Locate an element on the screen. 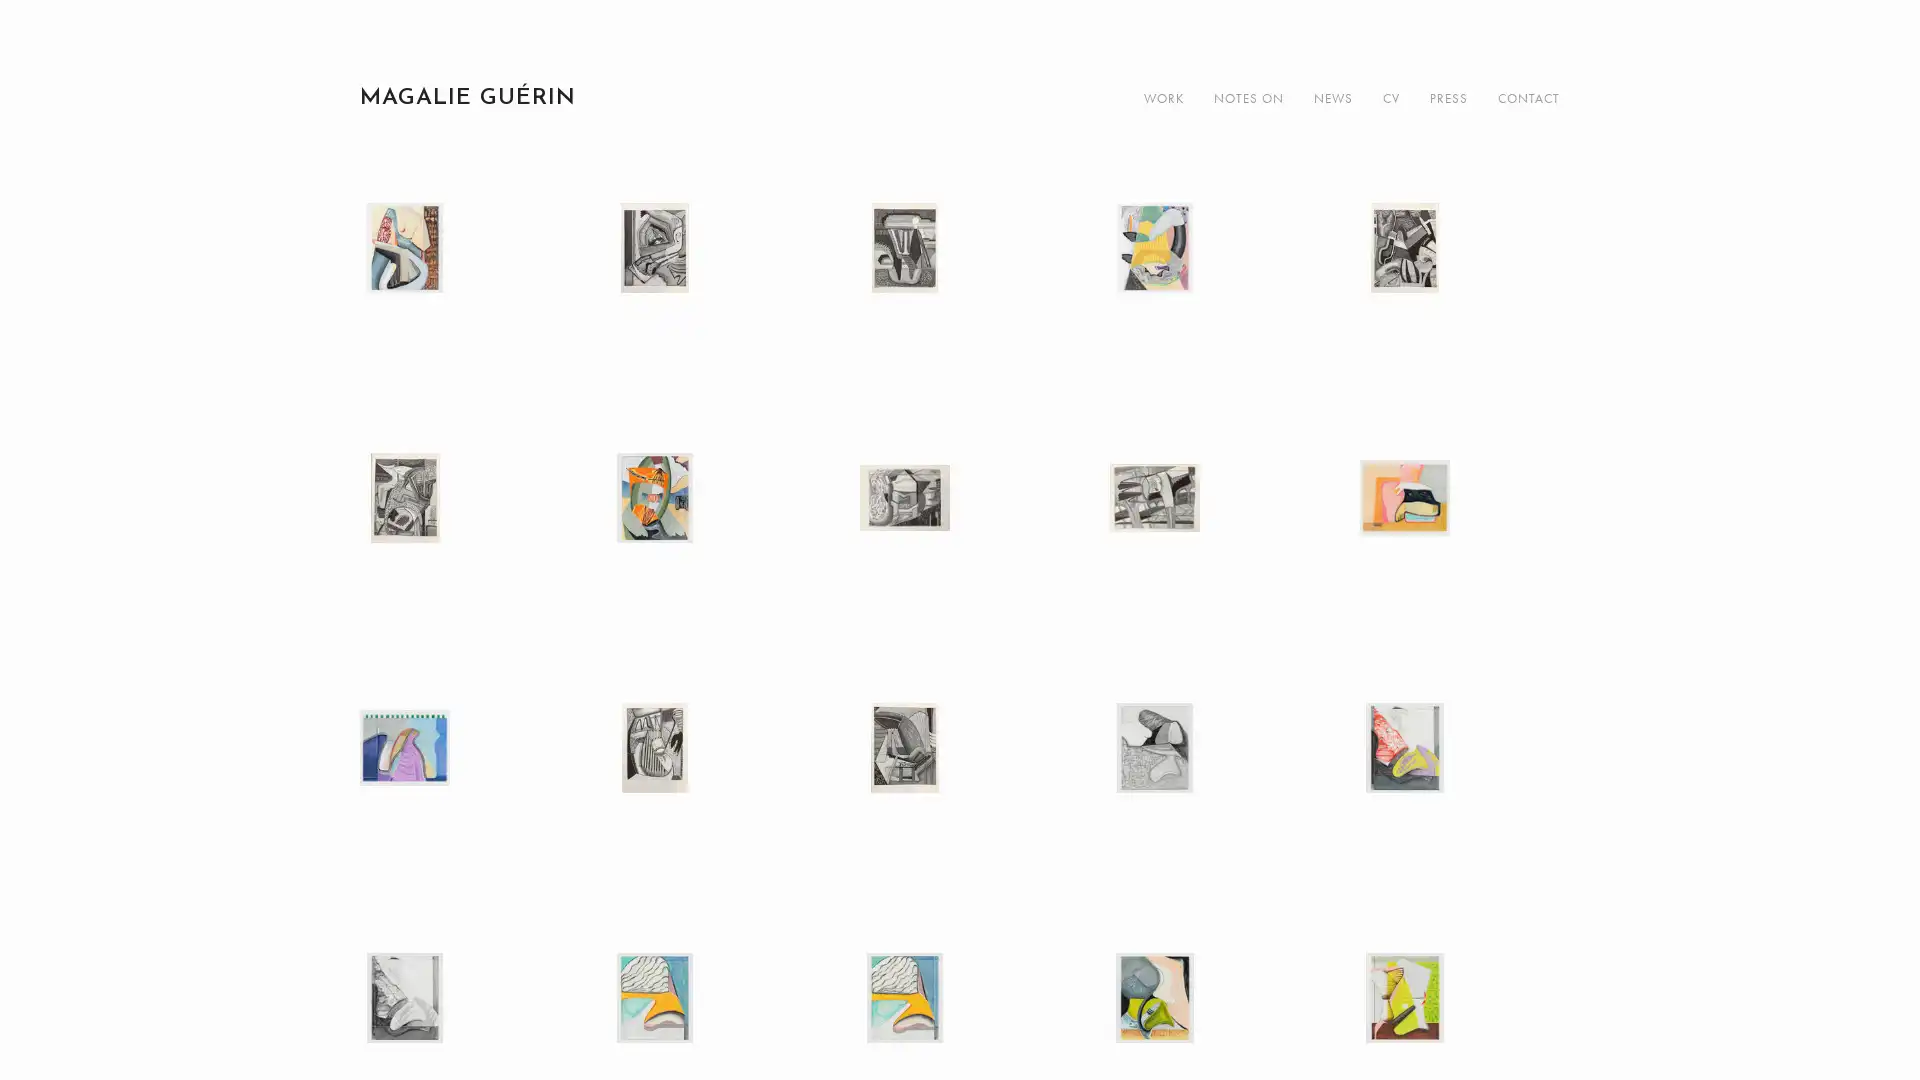 The image size is (1920, 1080). View fullsize Copy Drawing (hat-house)-B&amp;W, 2016 is located at coordinates (1208, 801).